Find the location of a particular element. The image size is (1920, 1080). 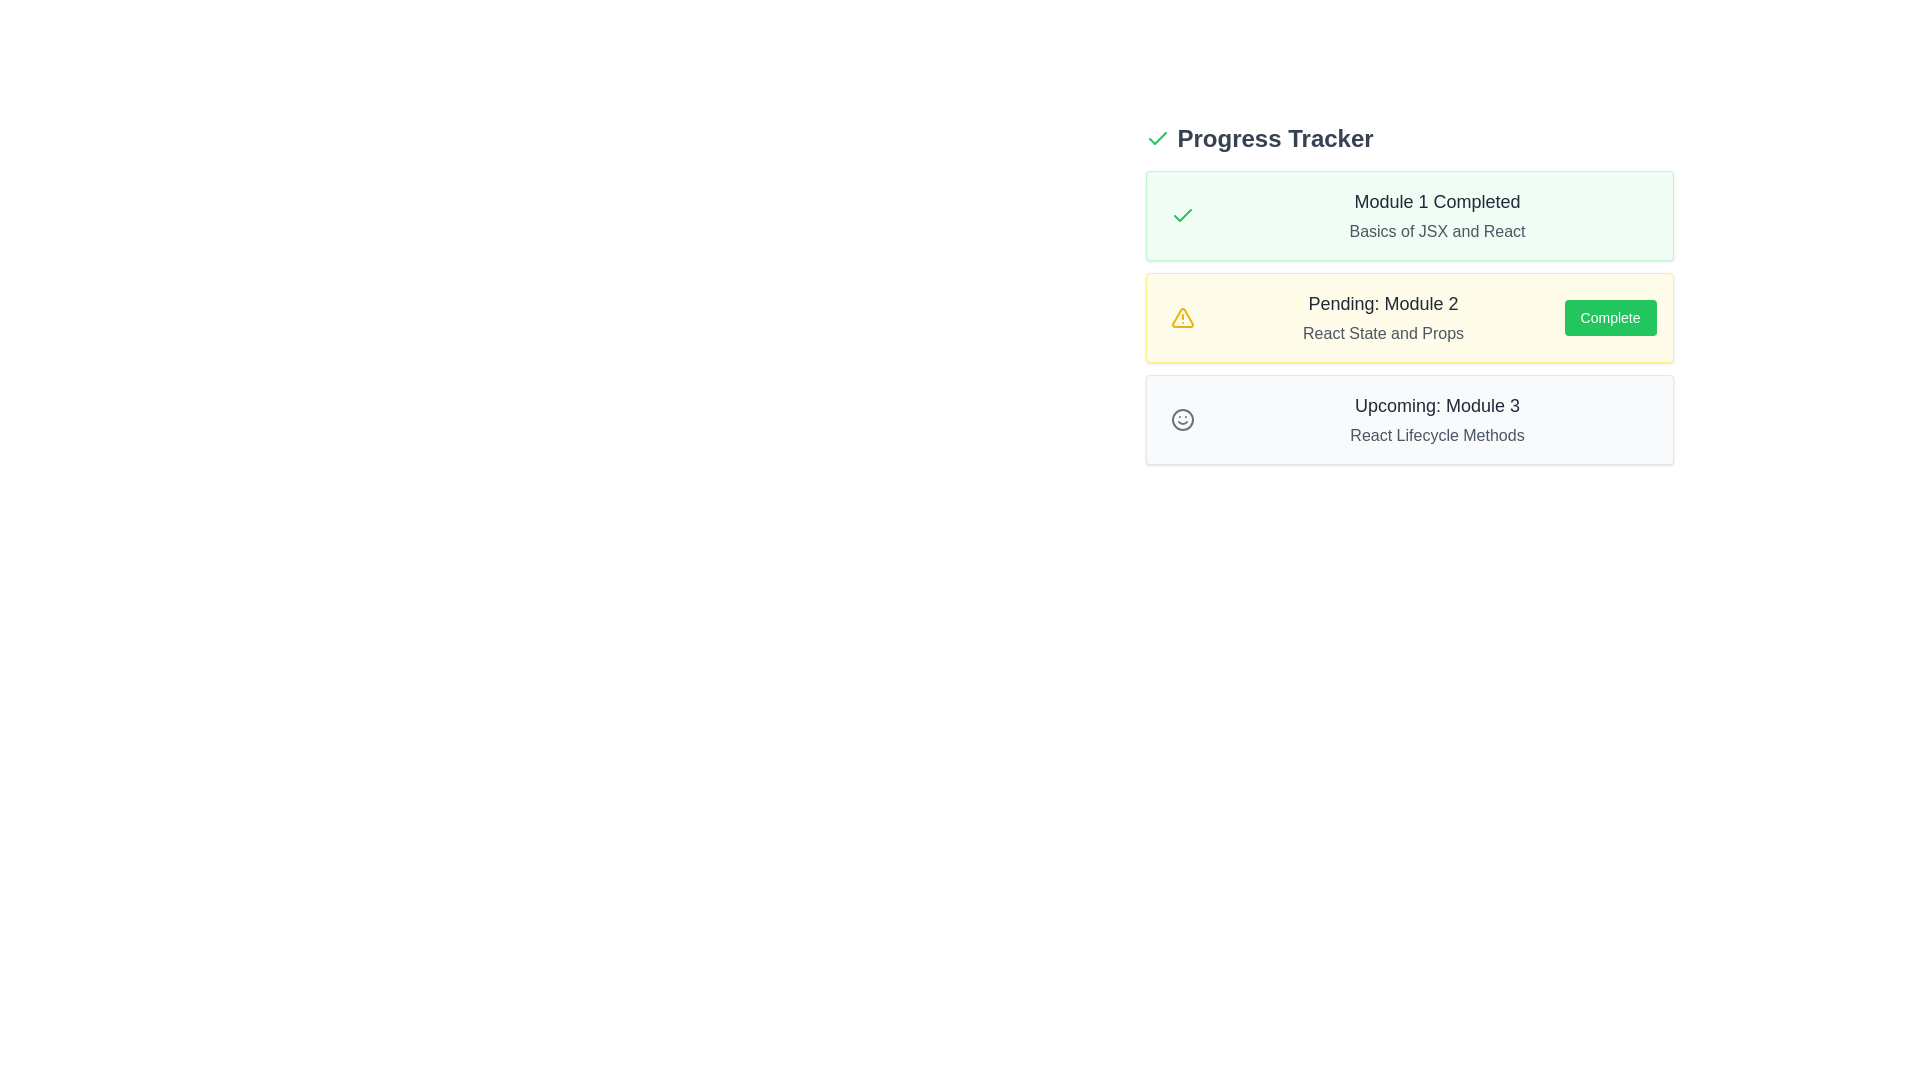

the checkmark icon that signifies 'Module 1' has been successfully completed in the 'Progress Tracker' section, located in the top-left corner of the green-highlighted box labeled 'Module 1 Completed' is located at coordinates (1182, 216).